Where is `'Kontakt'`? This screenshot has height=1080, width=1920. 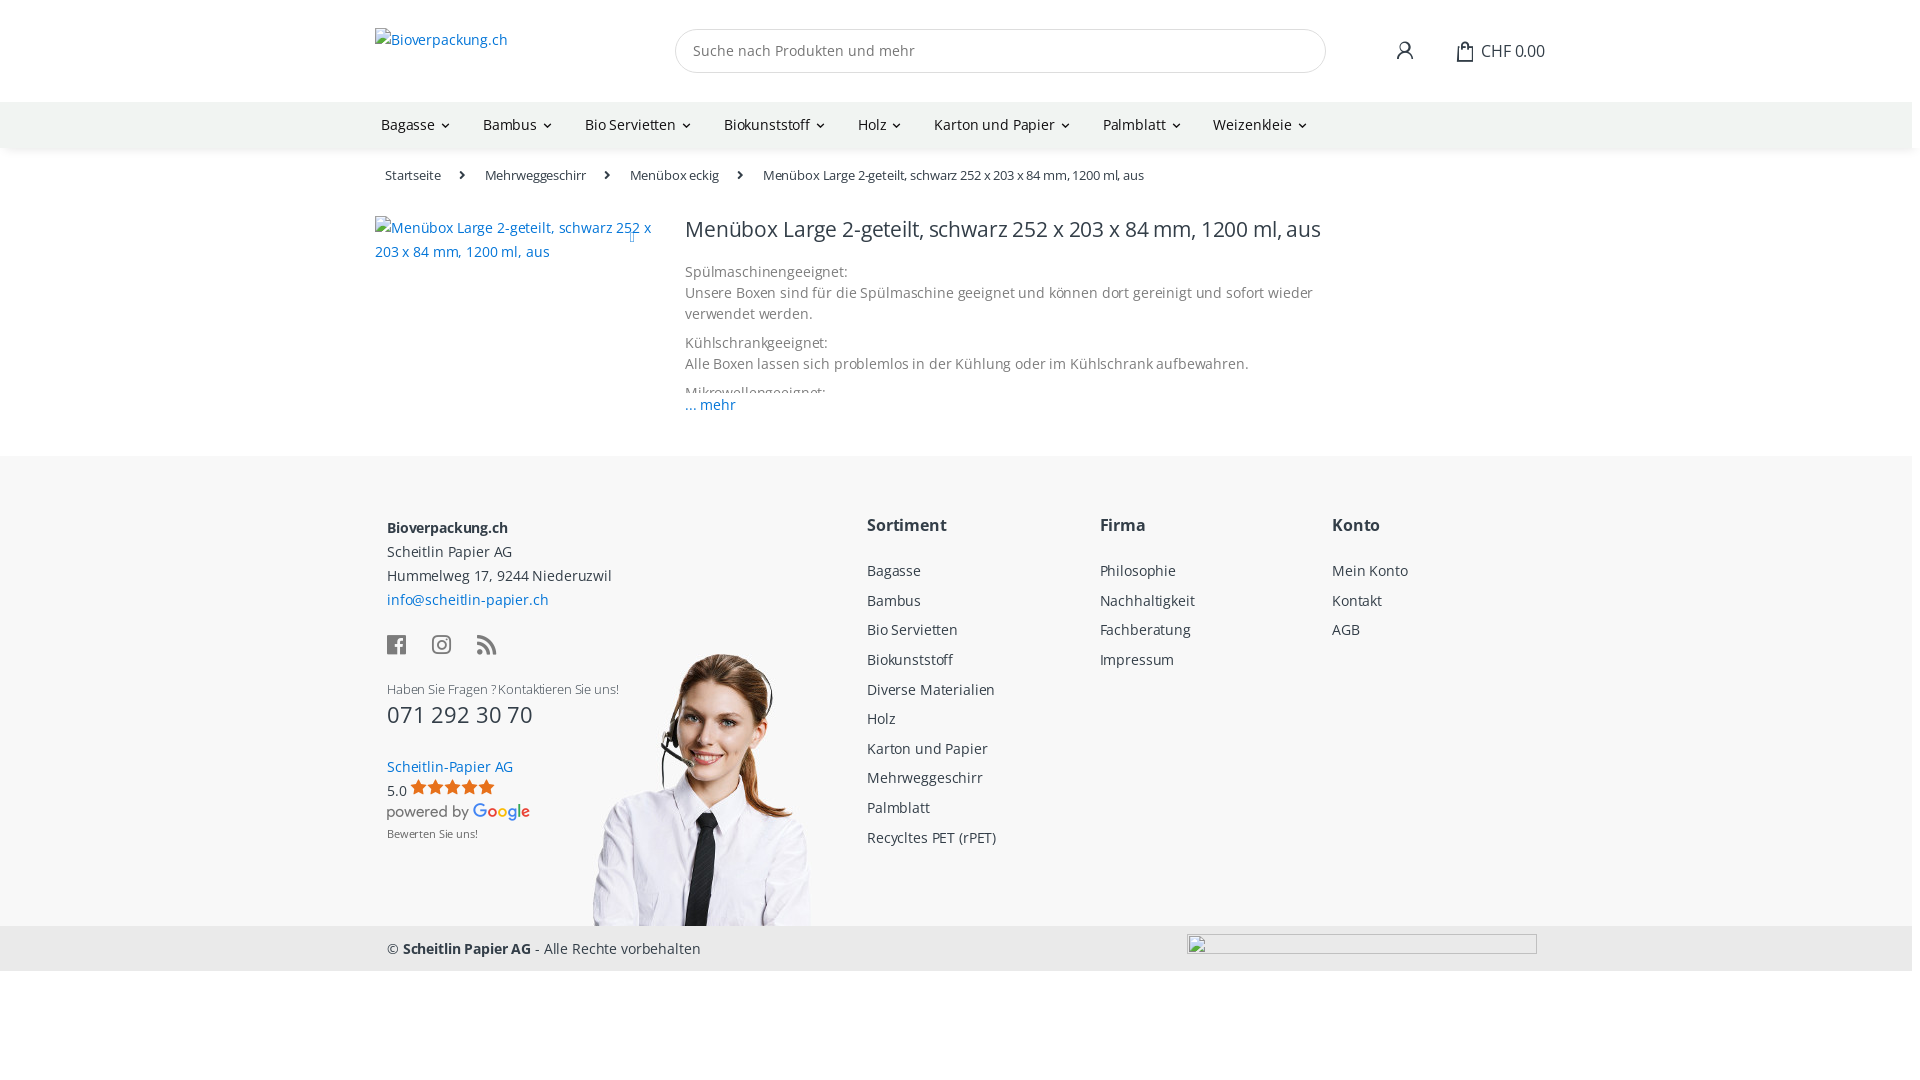 'Kontakt' is located at coordinates (1357, 599).